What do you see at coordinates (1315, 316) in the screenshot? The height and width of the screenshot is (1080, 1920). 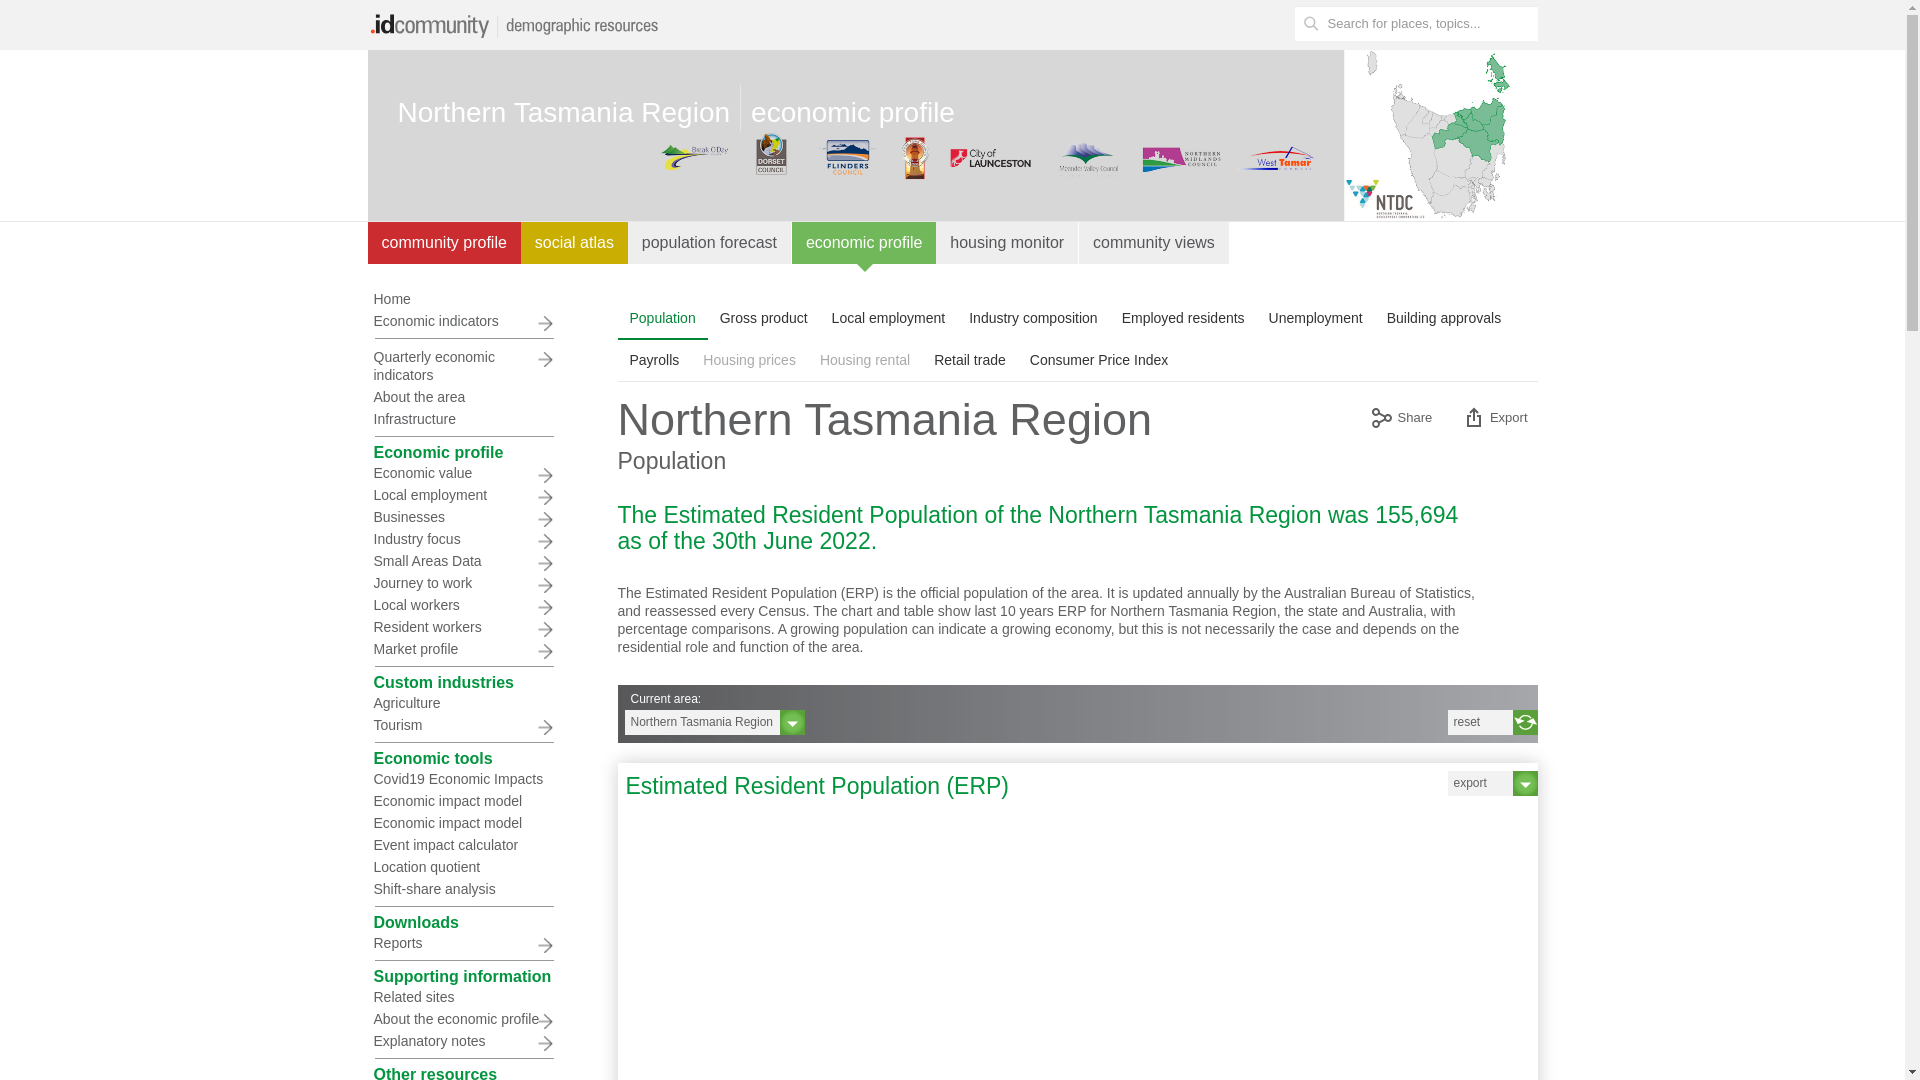 I see `'Unemployment'` at bounding box center [1315, 316].